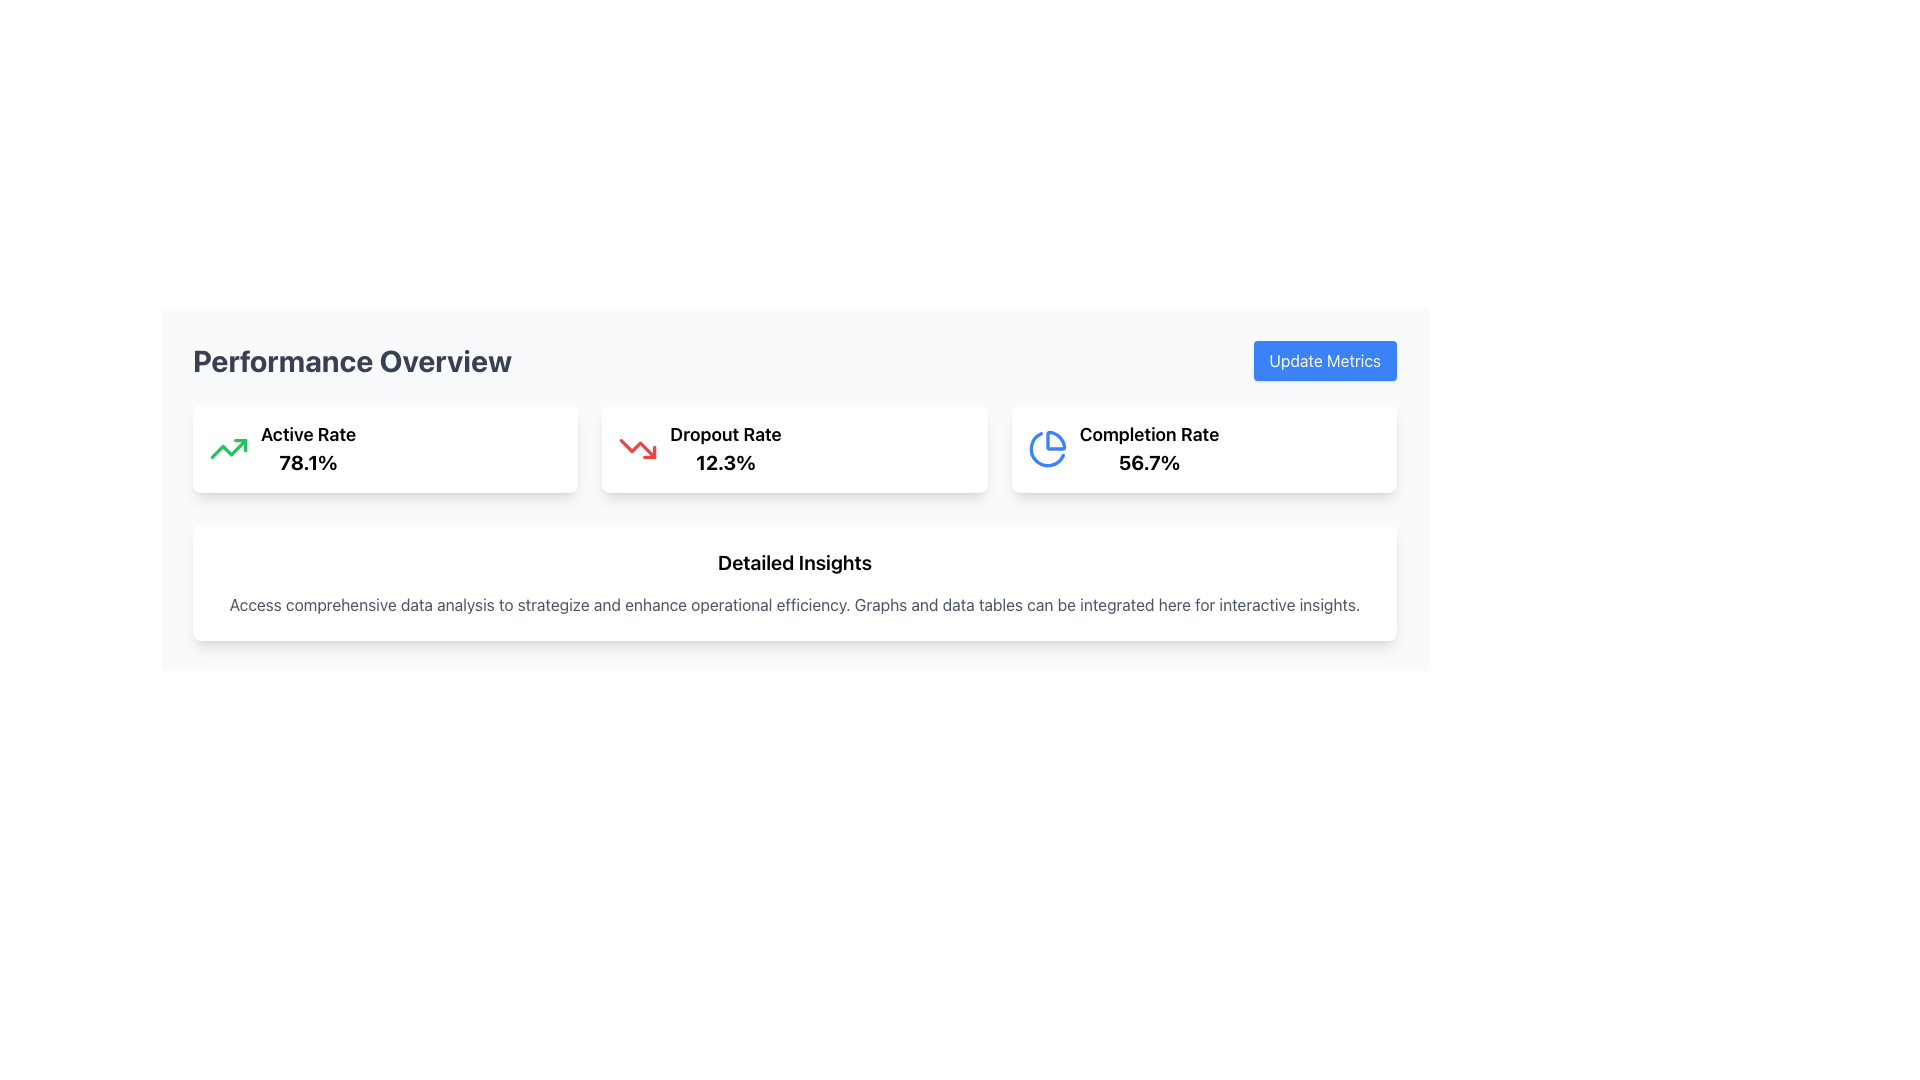 The width and height of the screenshot is (1920, 1080). Describe the element at coordinates (637, 447) in the screenshot. I see `downward trend icon located at the center of the 'Dropout Rate' card in the 'Performance Overview' section` at that location.